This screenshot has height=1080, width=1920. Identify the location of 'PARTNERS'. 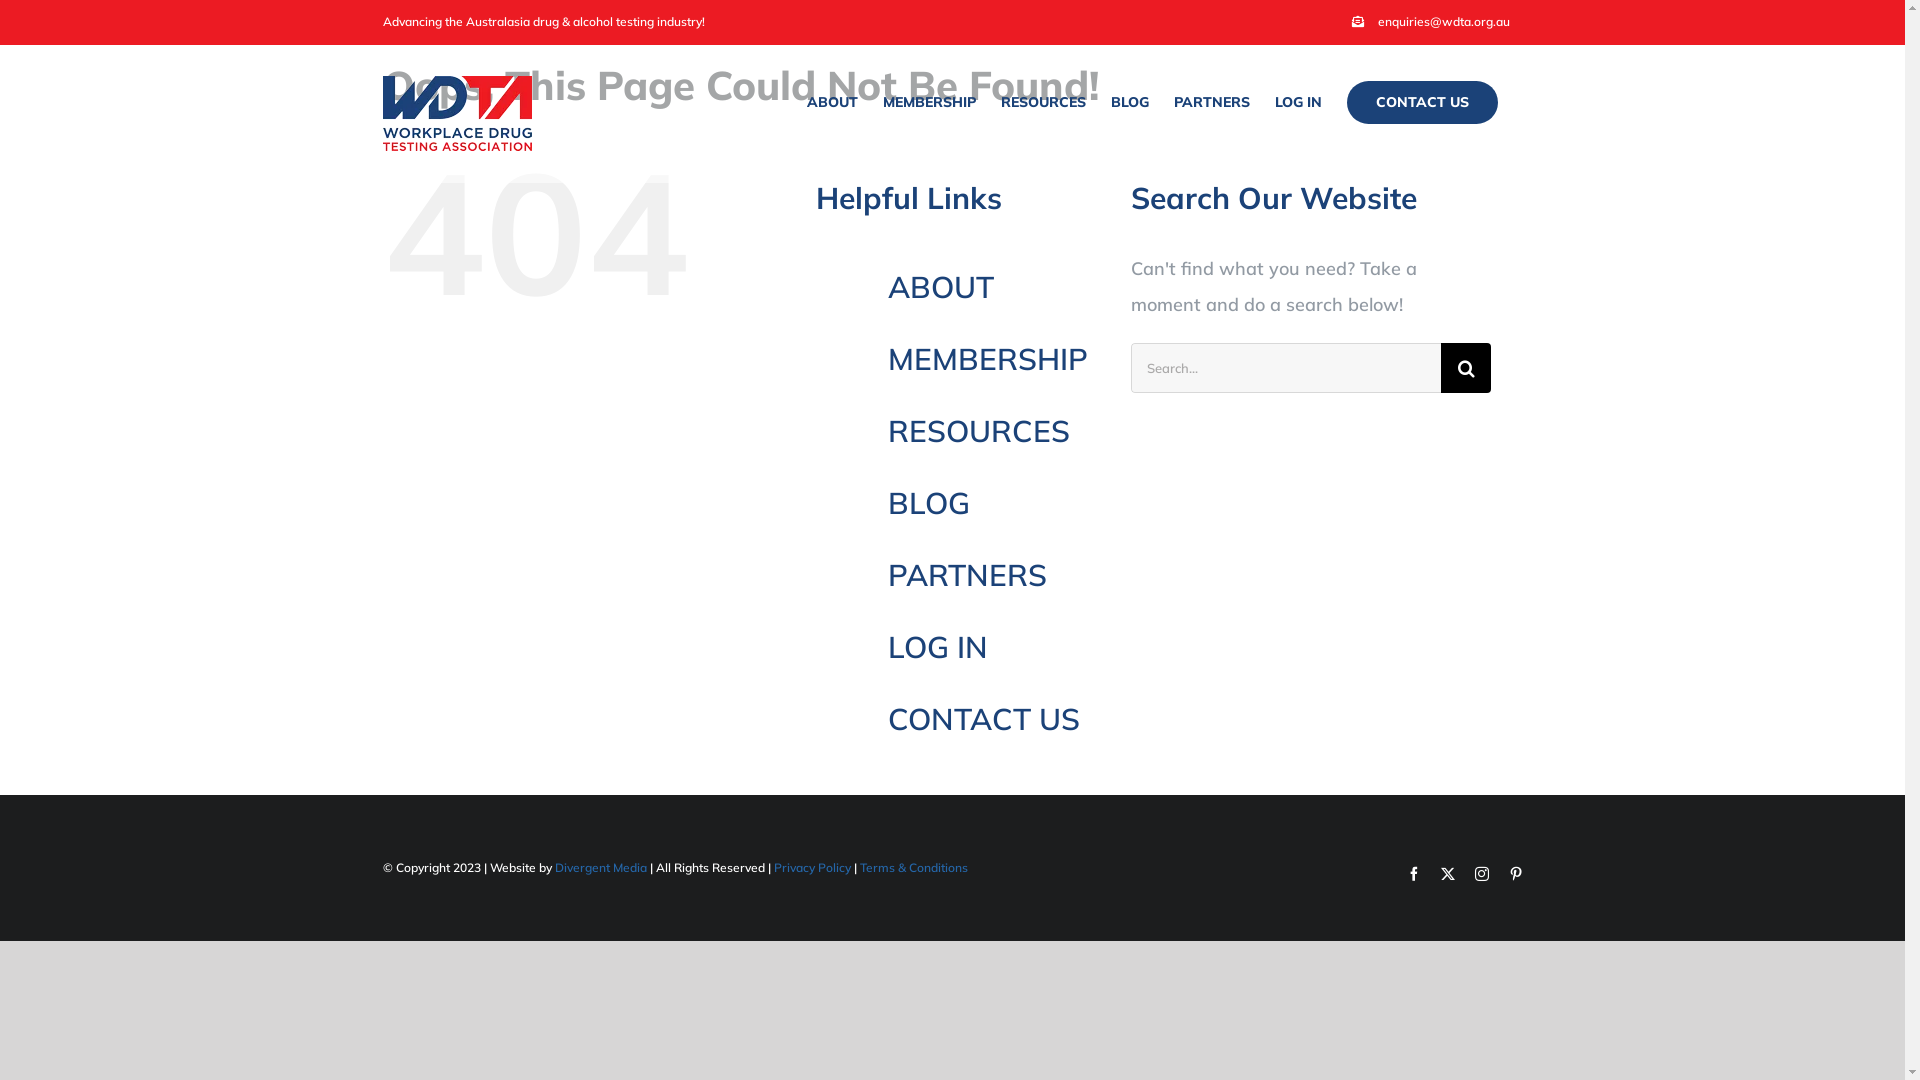
(967, 574).